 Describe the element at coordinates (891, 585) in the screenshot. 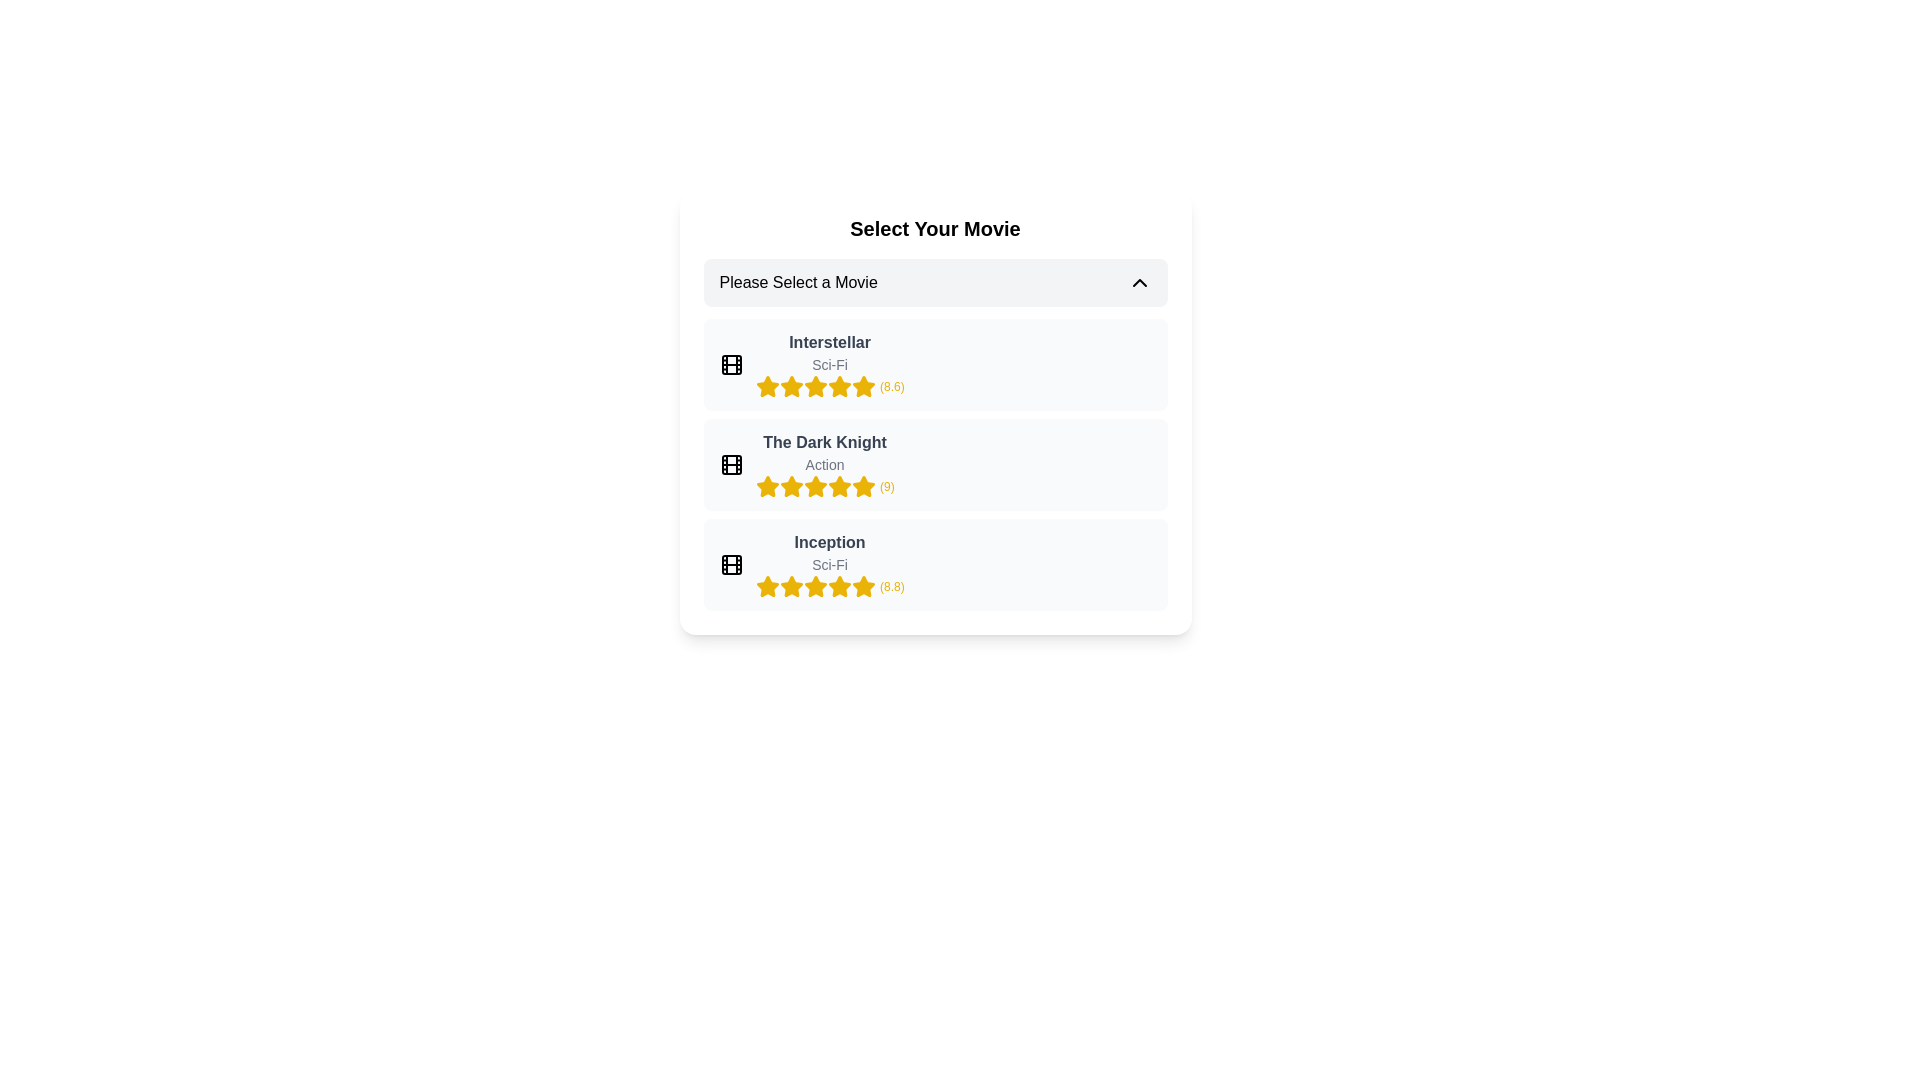

I see `numerical rating text for the movie 'Inception', which is located to the right of the yellow star icons in the third row of the movie information list` at that location.